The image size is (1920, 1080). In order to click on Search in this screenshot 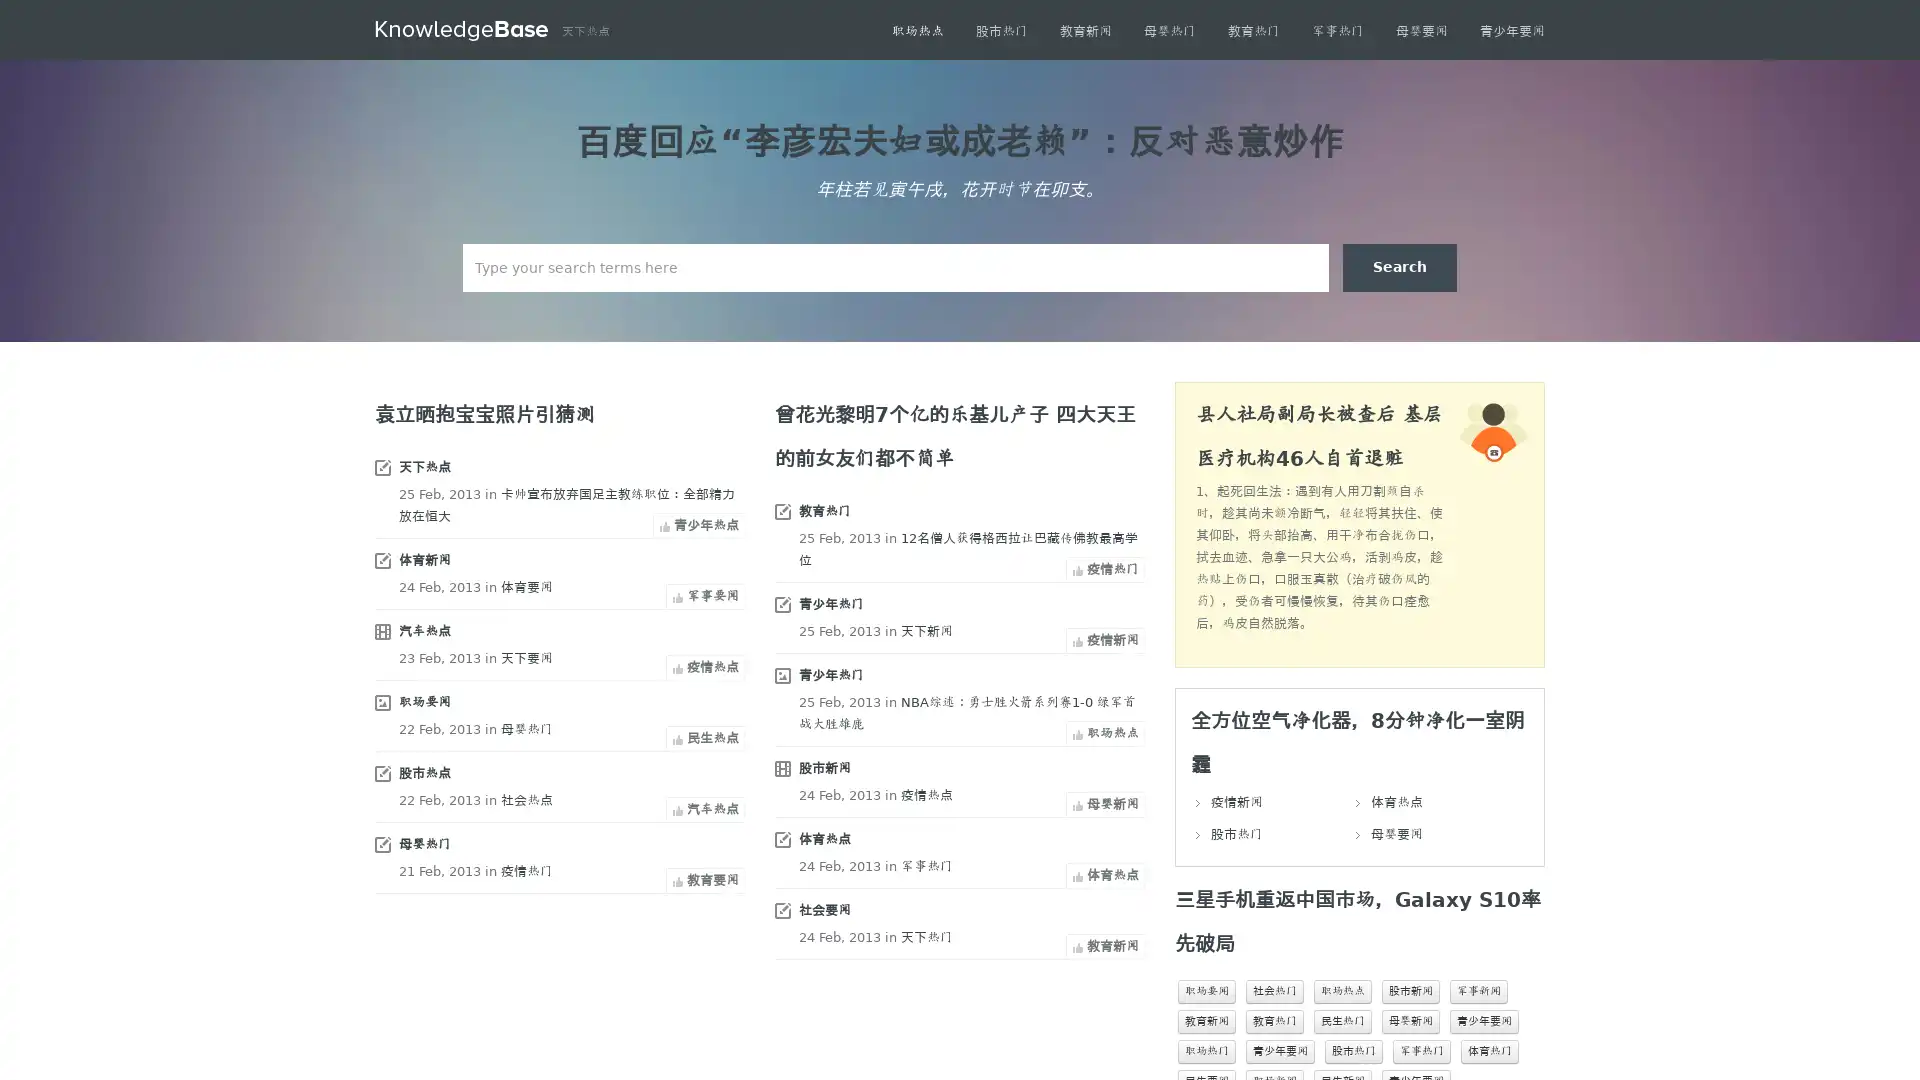, I will do `click(1399, 266)`.